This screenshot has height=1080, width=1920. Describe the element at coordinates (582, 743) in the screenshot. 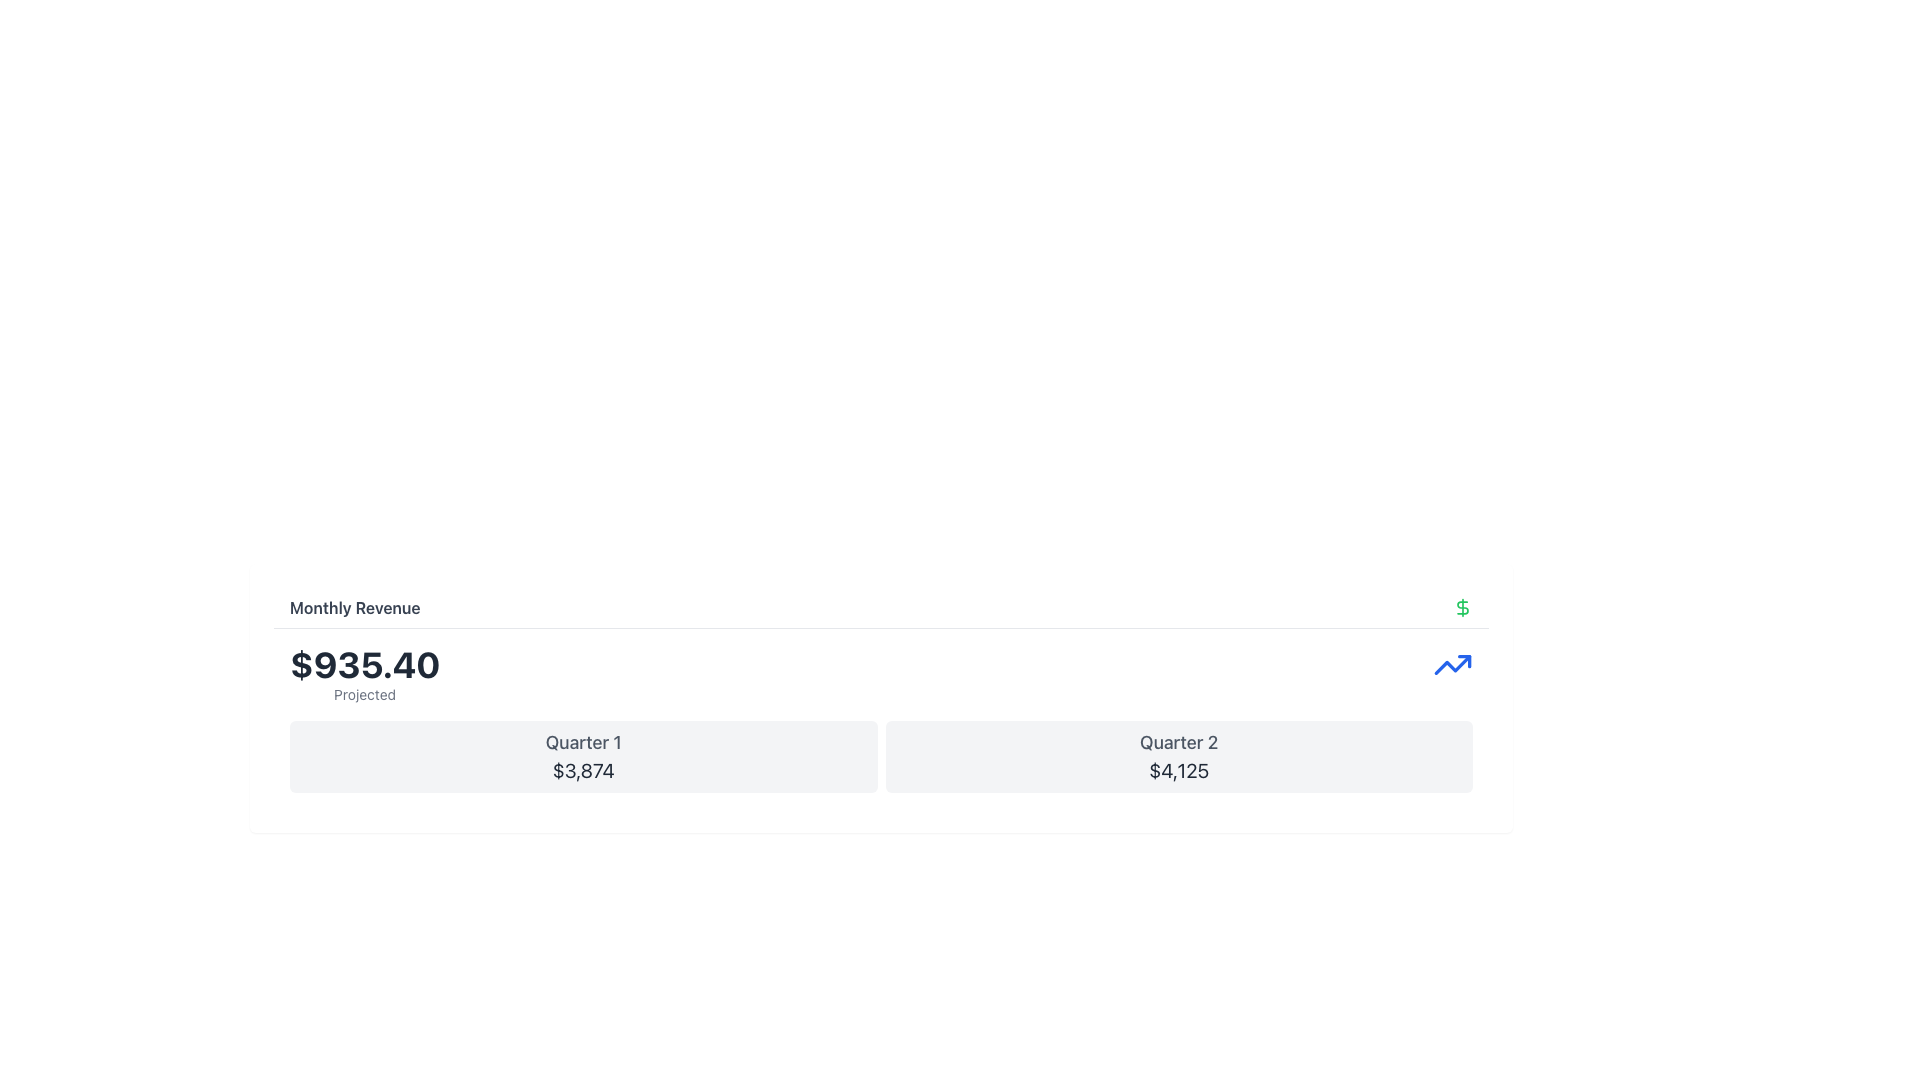

I see `the text display element showing 'Quarter 1', which is styled in gray color and positioned at the top-center of a card containing another text element below it` at that location.